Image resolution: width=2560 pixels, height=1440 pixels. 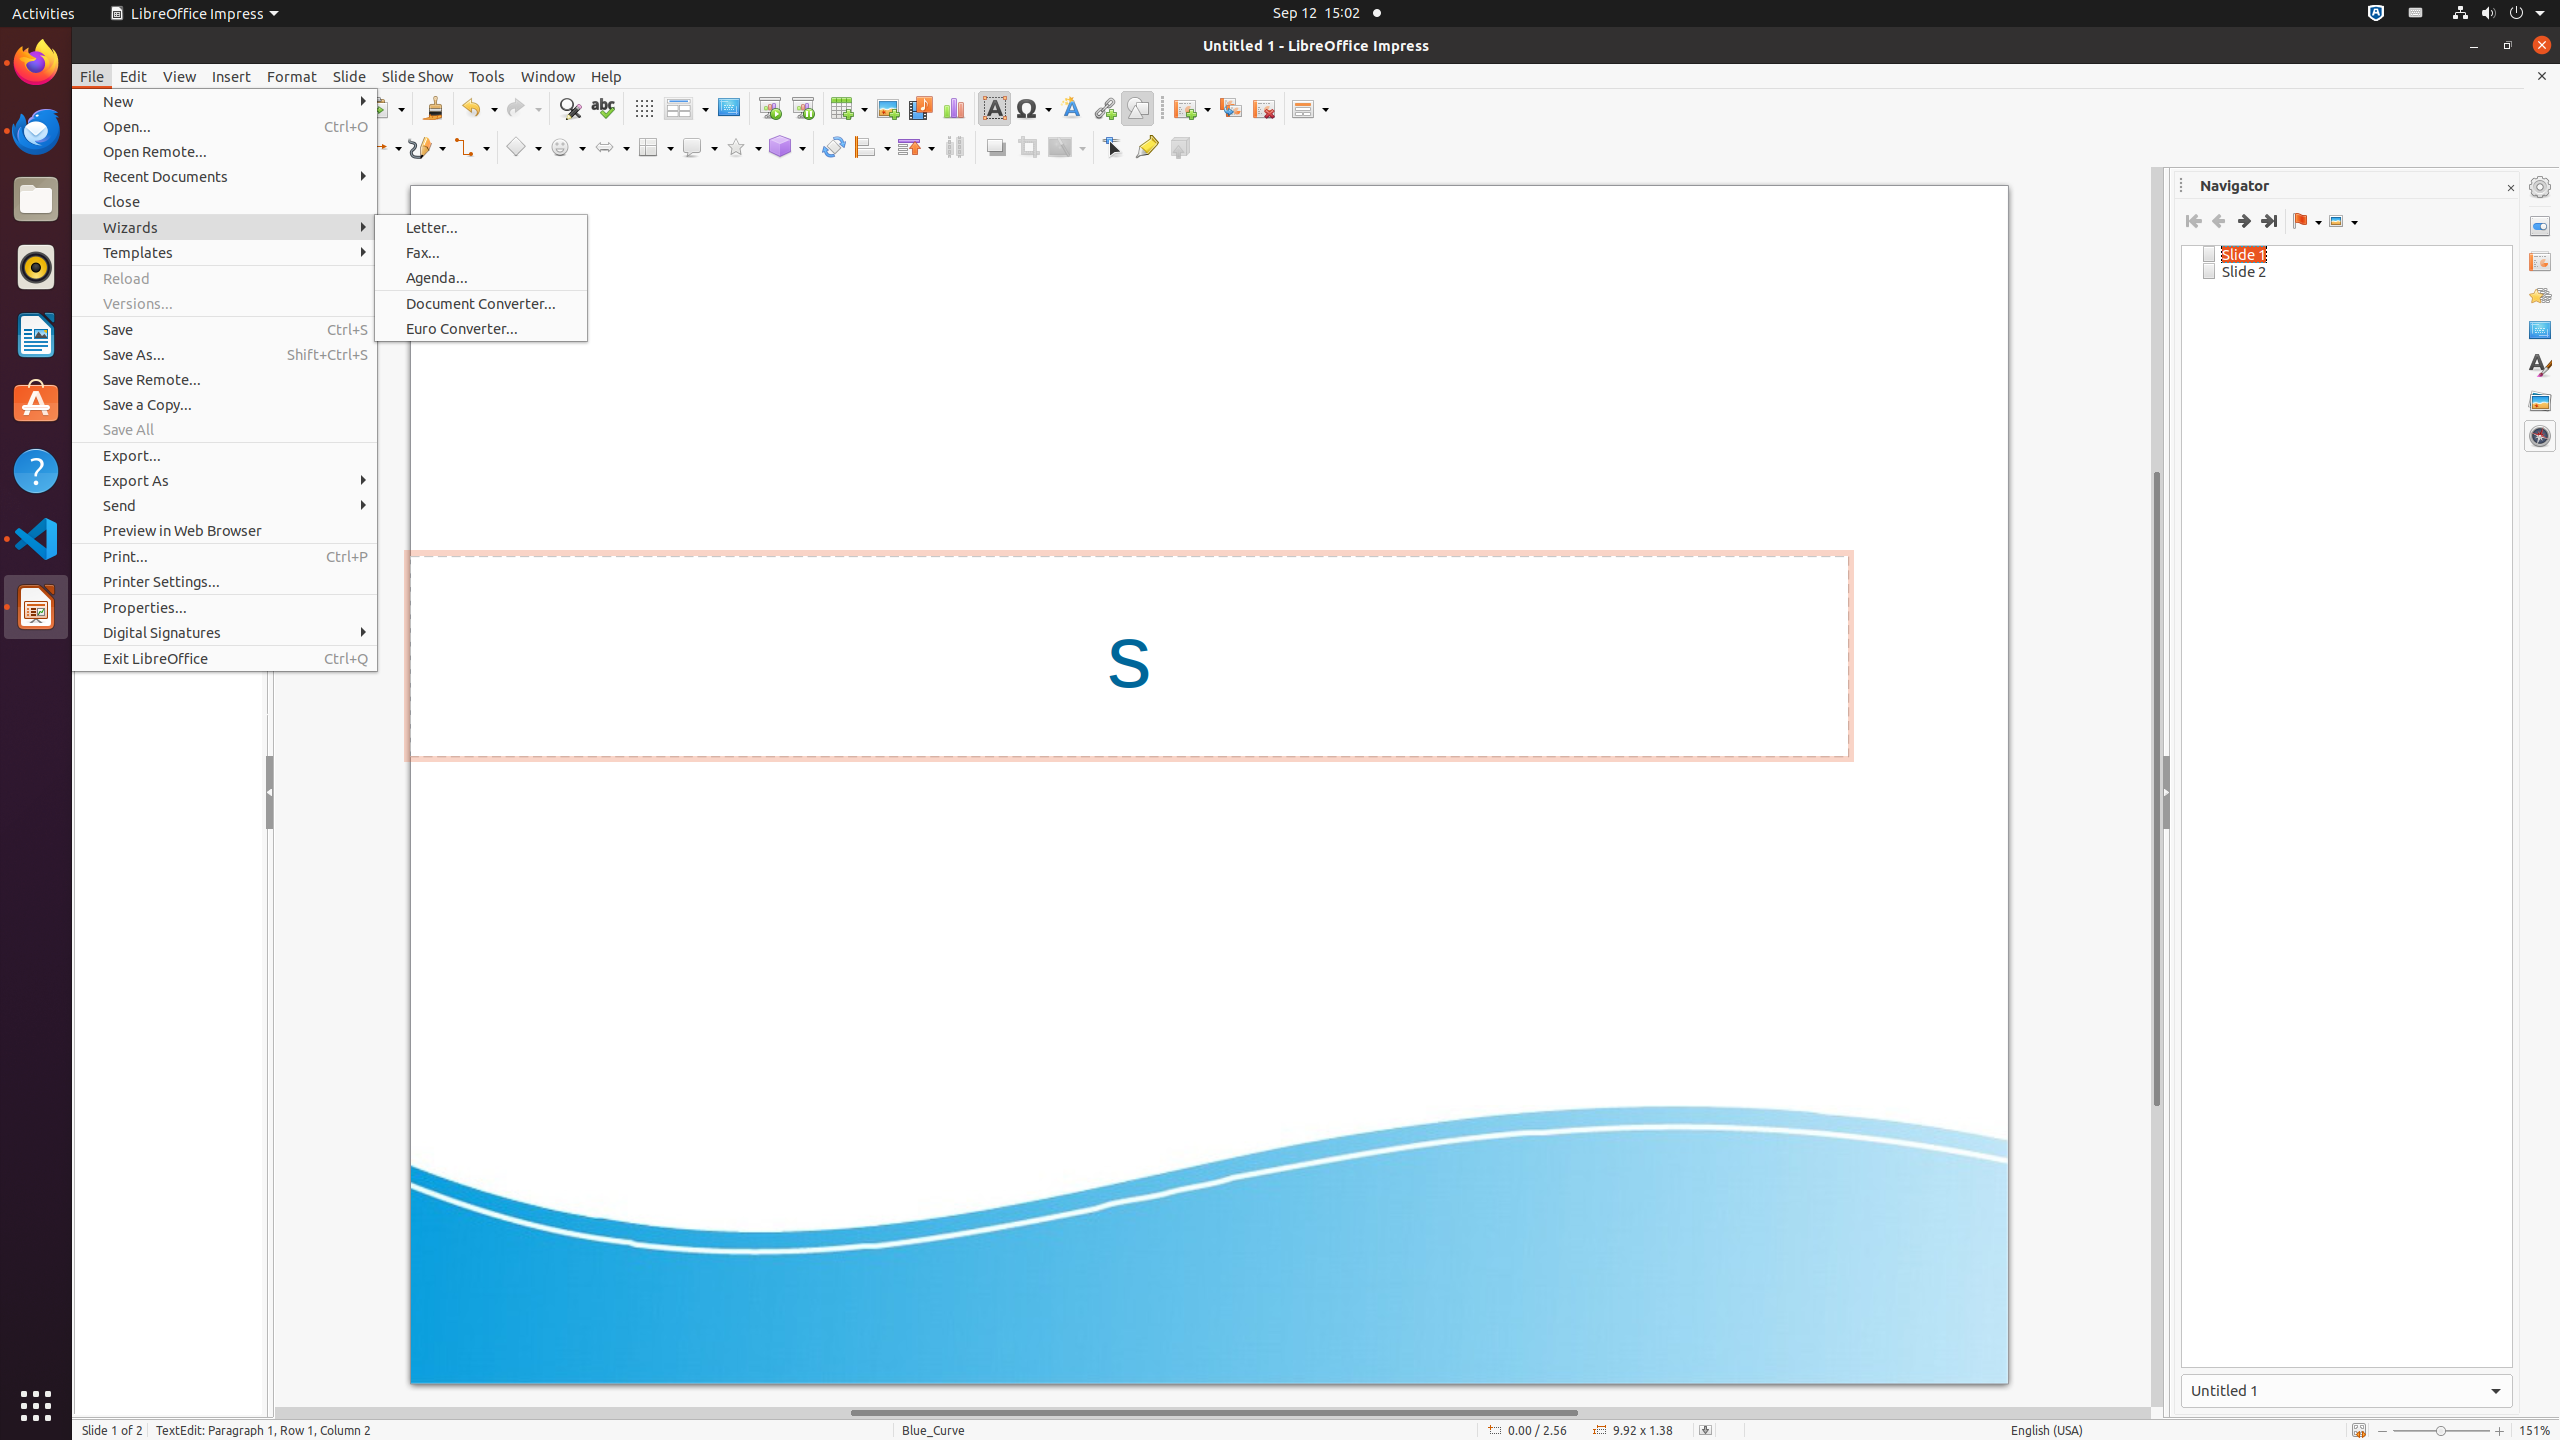 What do you see at coordinates (348, 76) in the screenshot?
I see `'Slide'` at bounding box center [348, 76].